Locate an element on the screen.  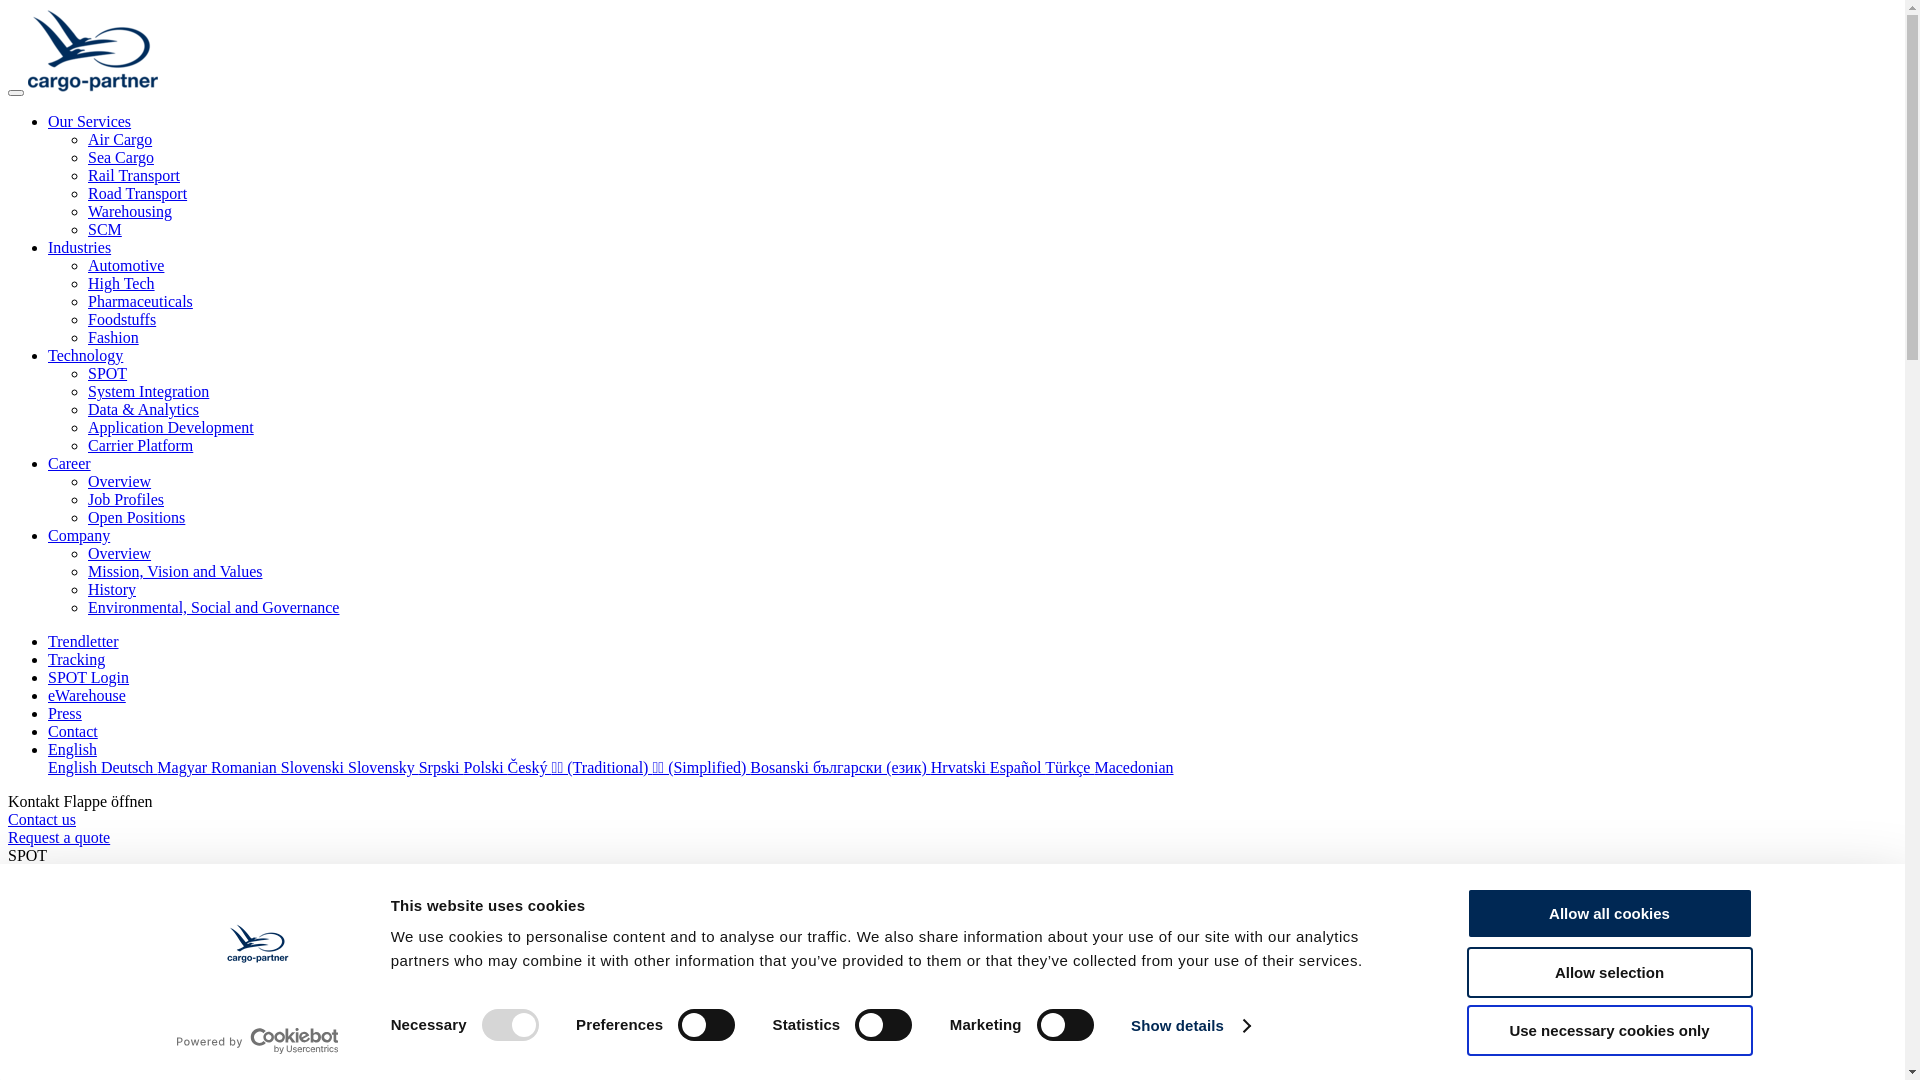
'Show details' is located at coordinates (1131, 1026).